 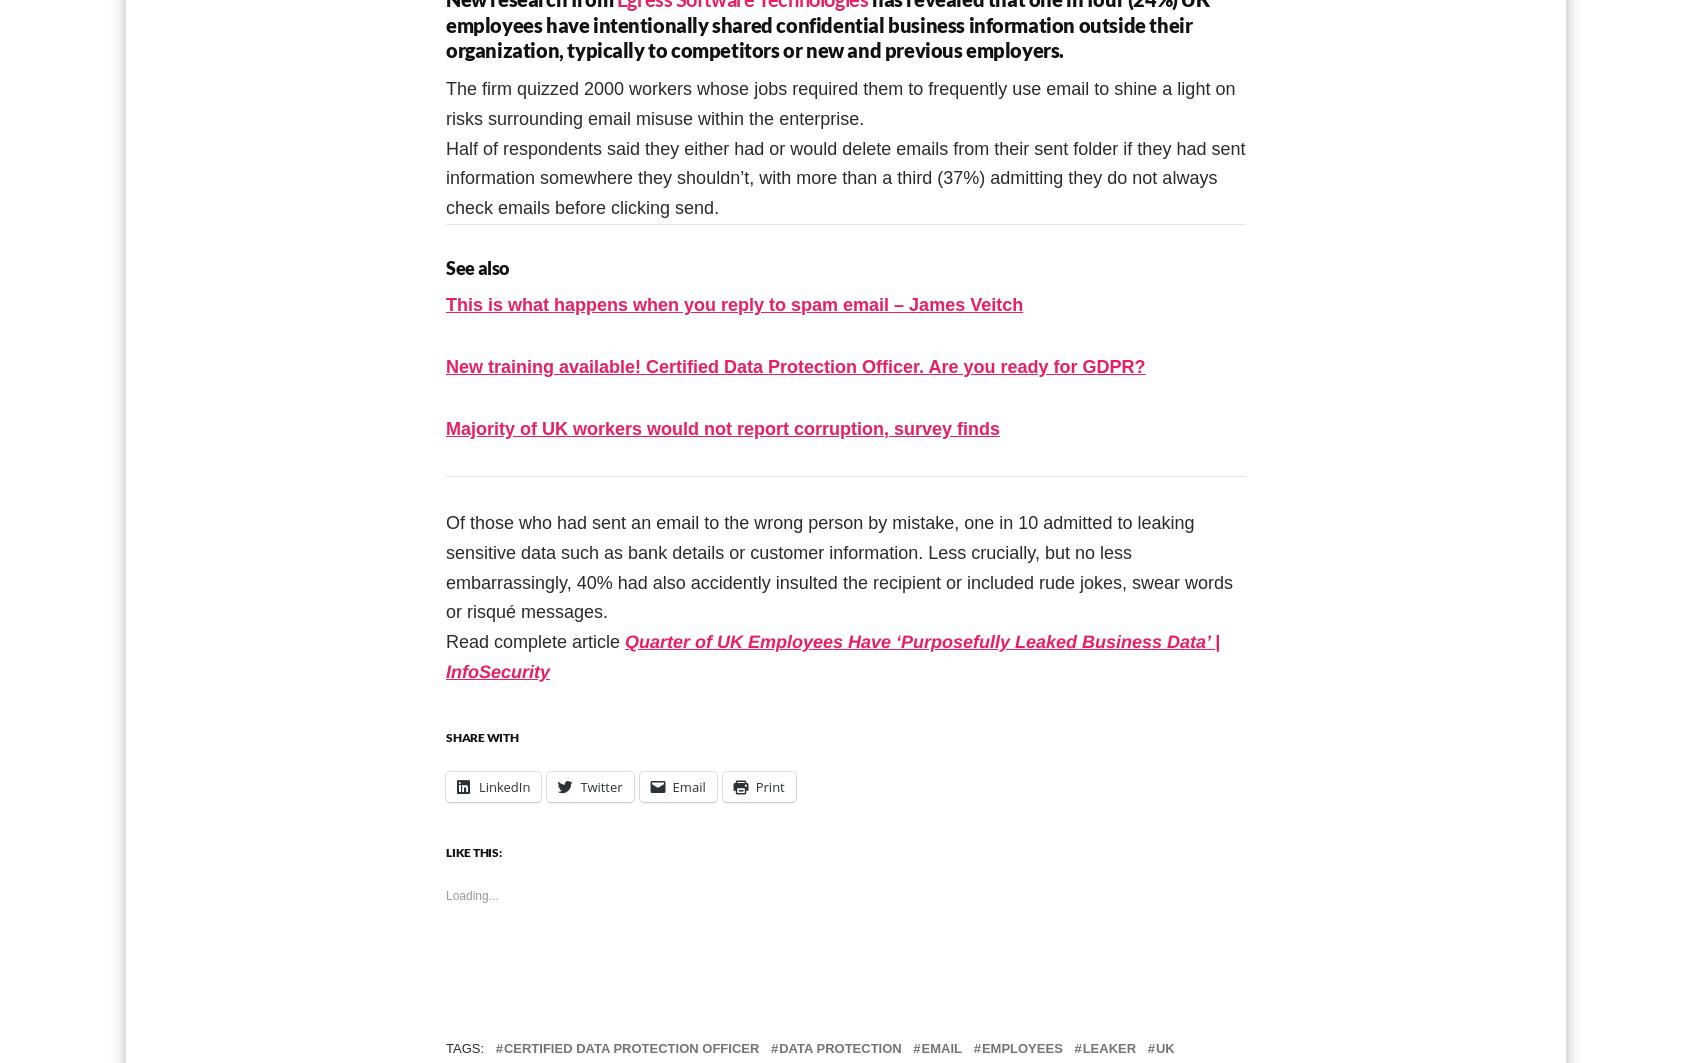 What do you see at coordinates (840, 1047) in the screenshot?
I see `'data protection'` at bounding box center [840, 1047].